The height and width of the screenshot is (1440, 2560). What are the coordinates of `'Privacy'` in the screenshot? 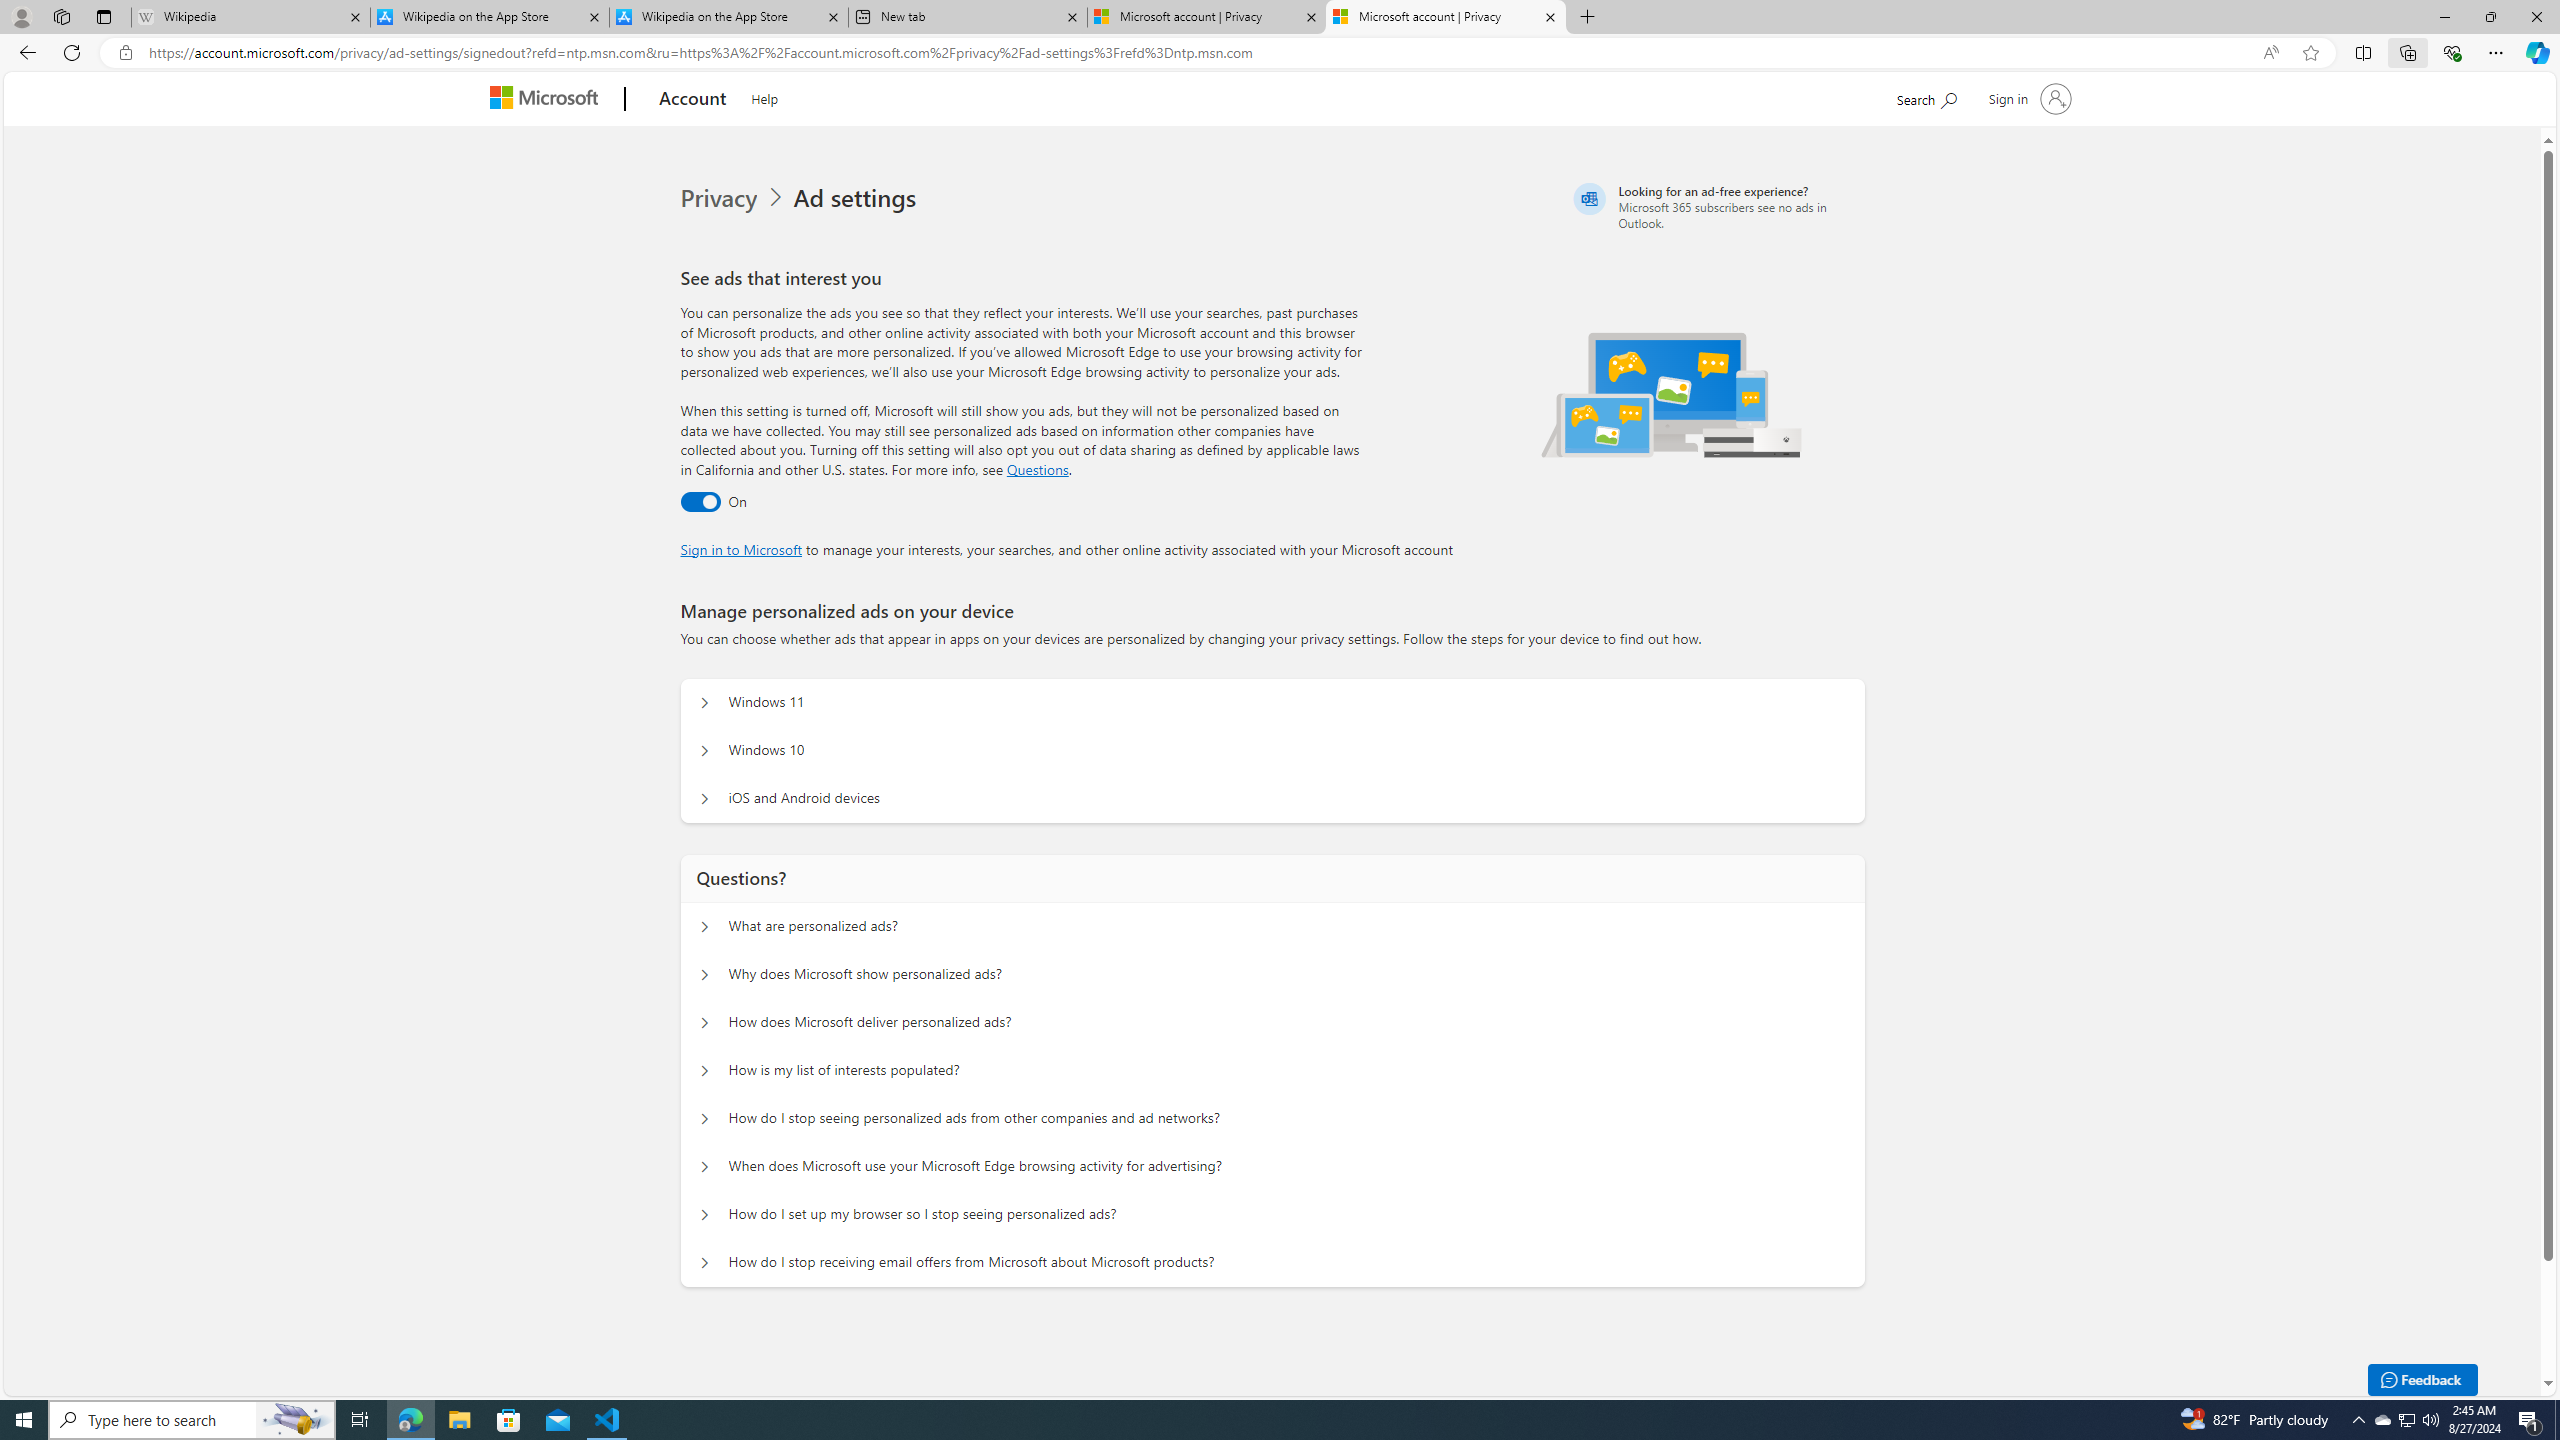 It's located at (721, 198).